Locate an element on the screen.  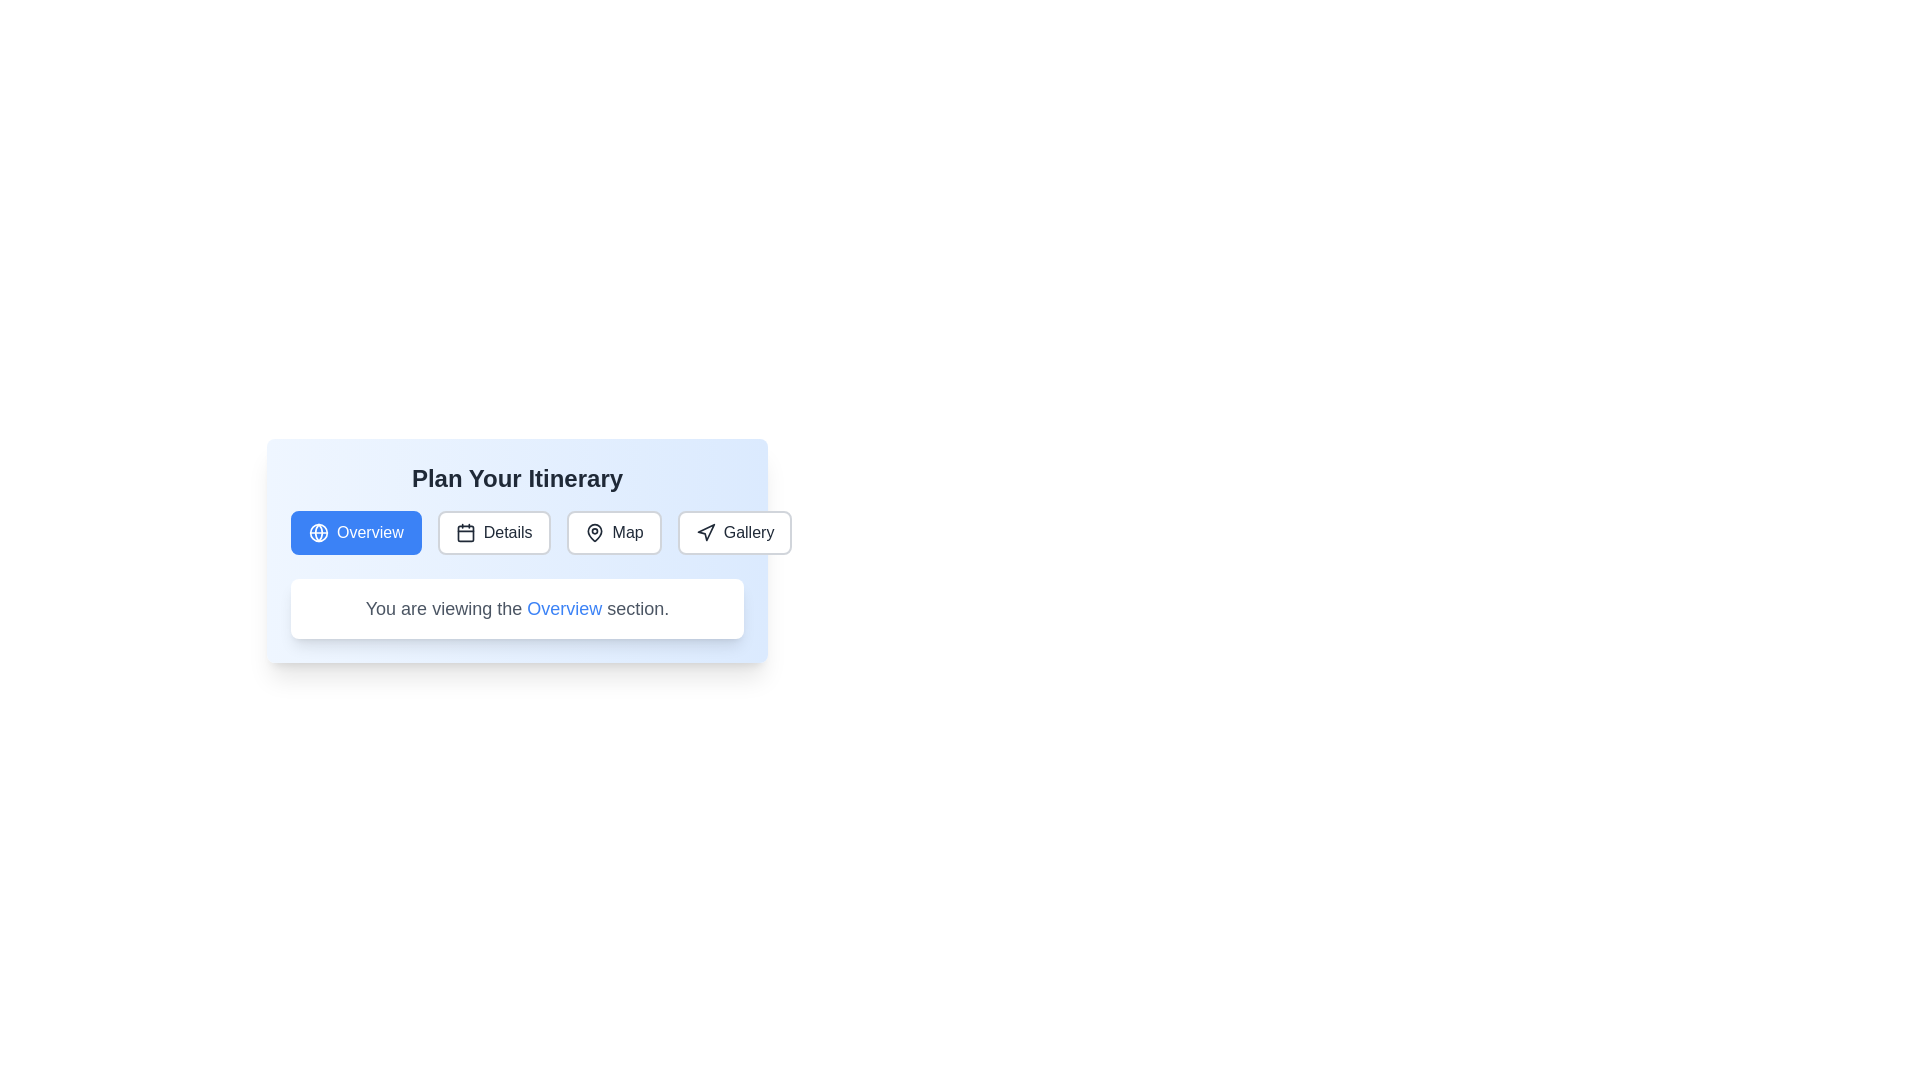
the 'Map' button, which is the third button in a horizontal group of four buttons labeled 'Overview,' 'Details,' 'Map,' and 'Gallery' is located at coordinates (613, 531).